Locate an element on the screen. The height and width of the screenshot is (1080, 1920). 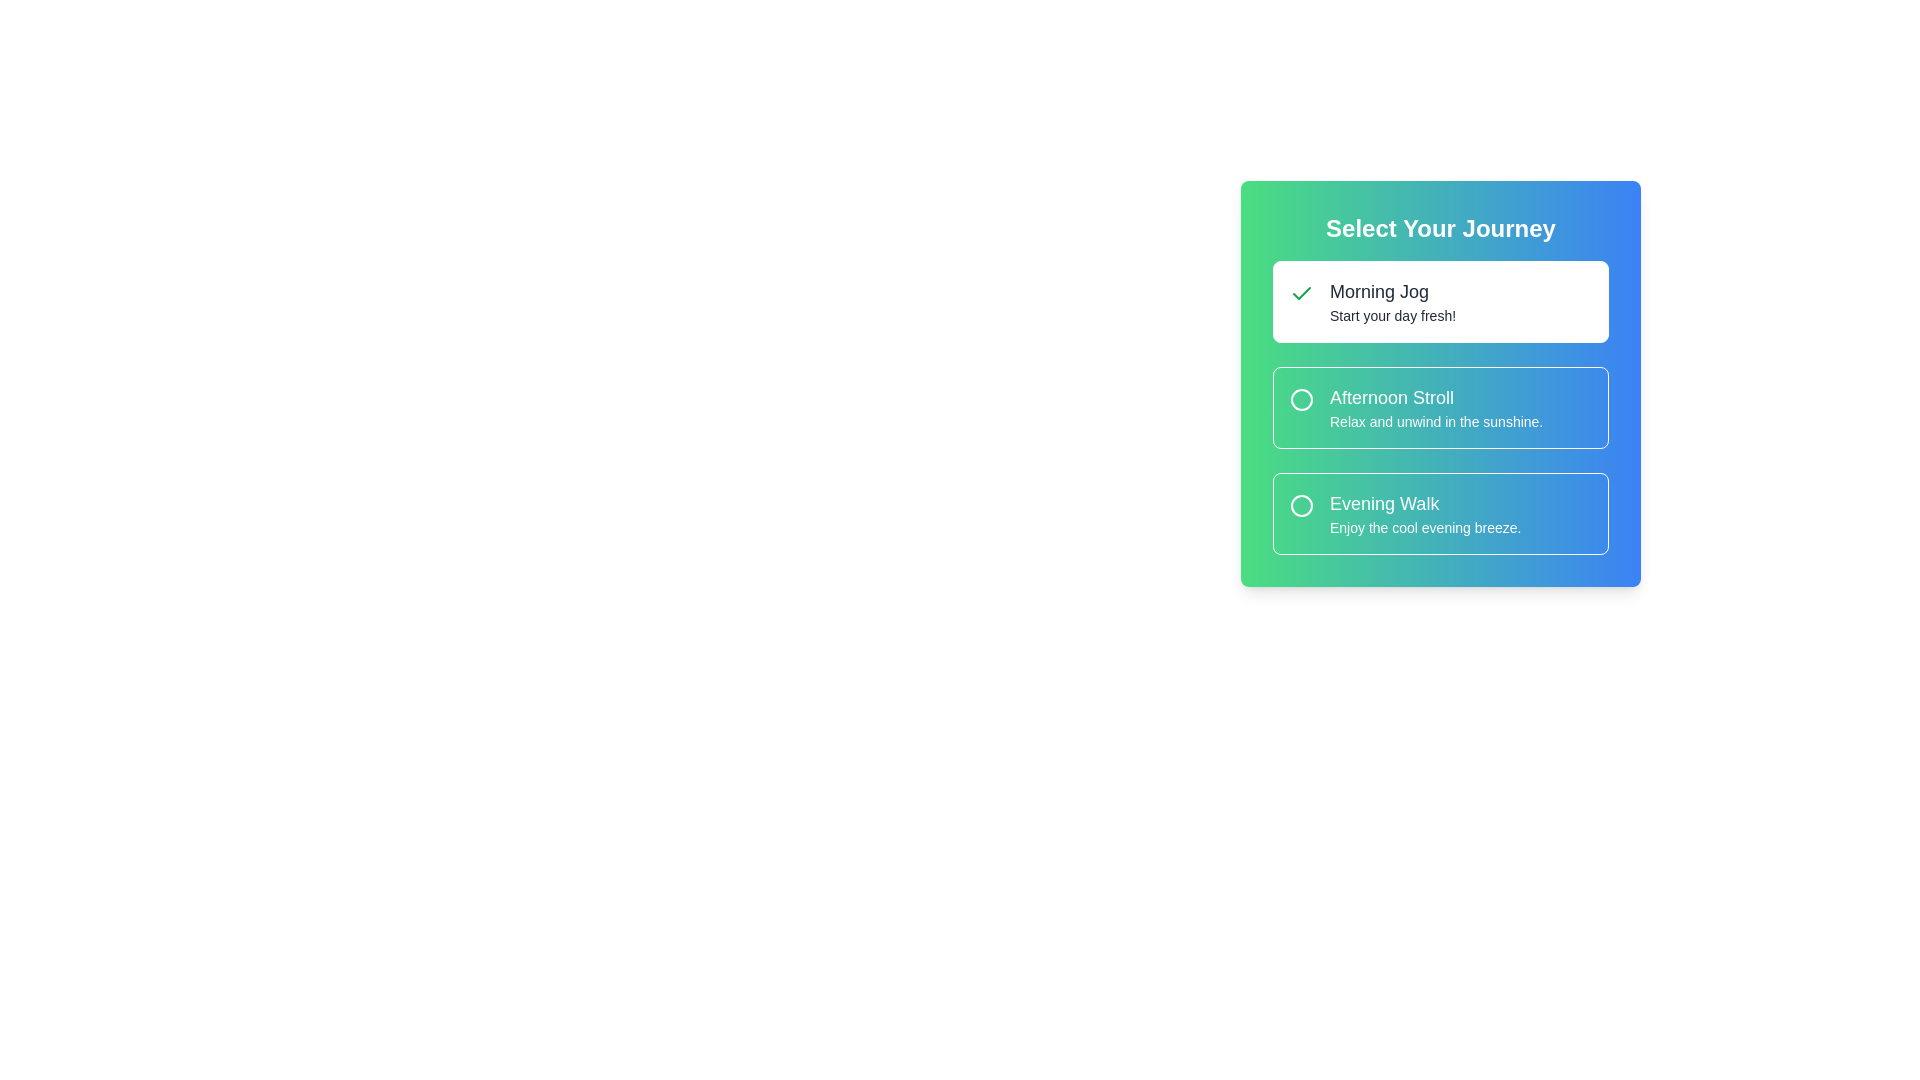
the icon that indicates the 'Morning Jog' option has been selected, located at the top-left of the selection card is located at coordinates (1301, 293).